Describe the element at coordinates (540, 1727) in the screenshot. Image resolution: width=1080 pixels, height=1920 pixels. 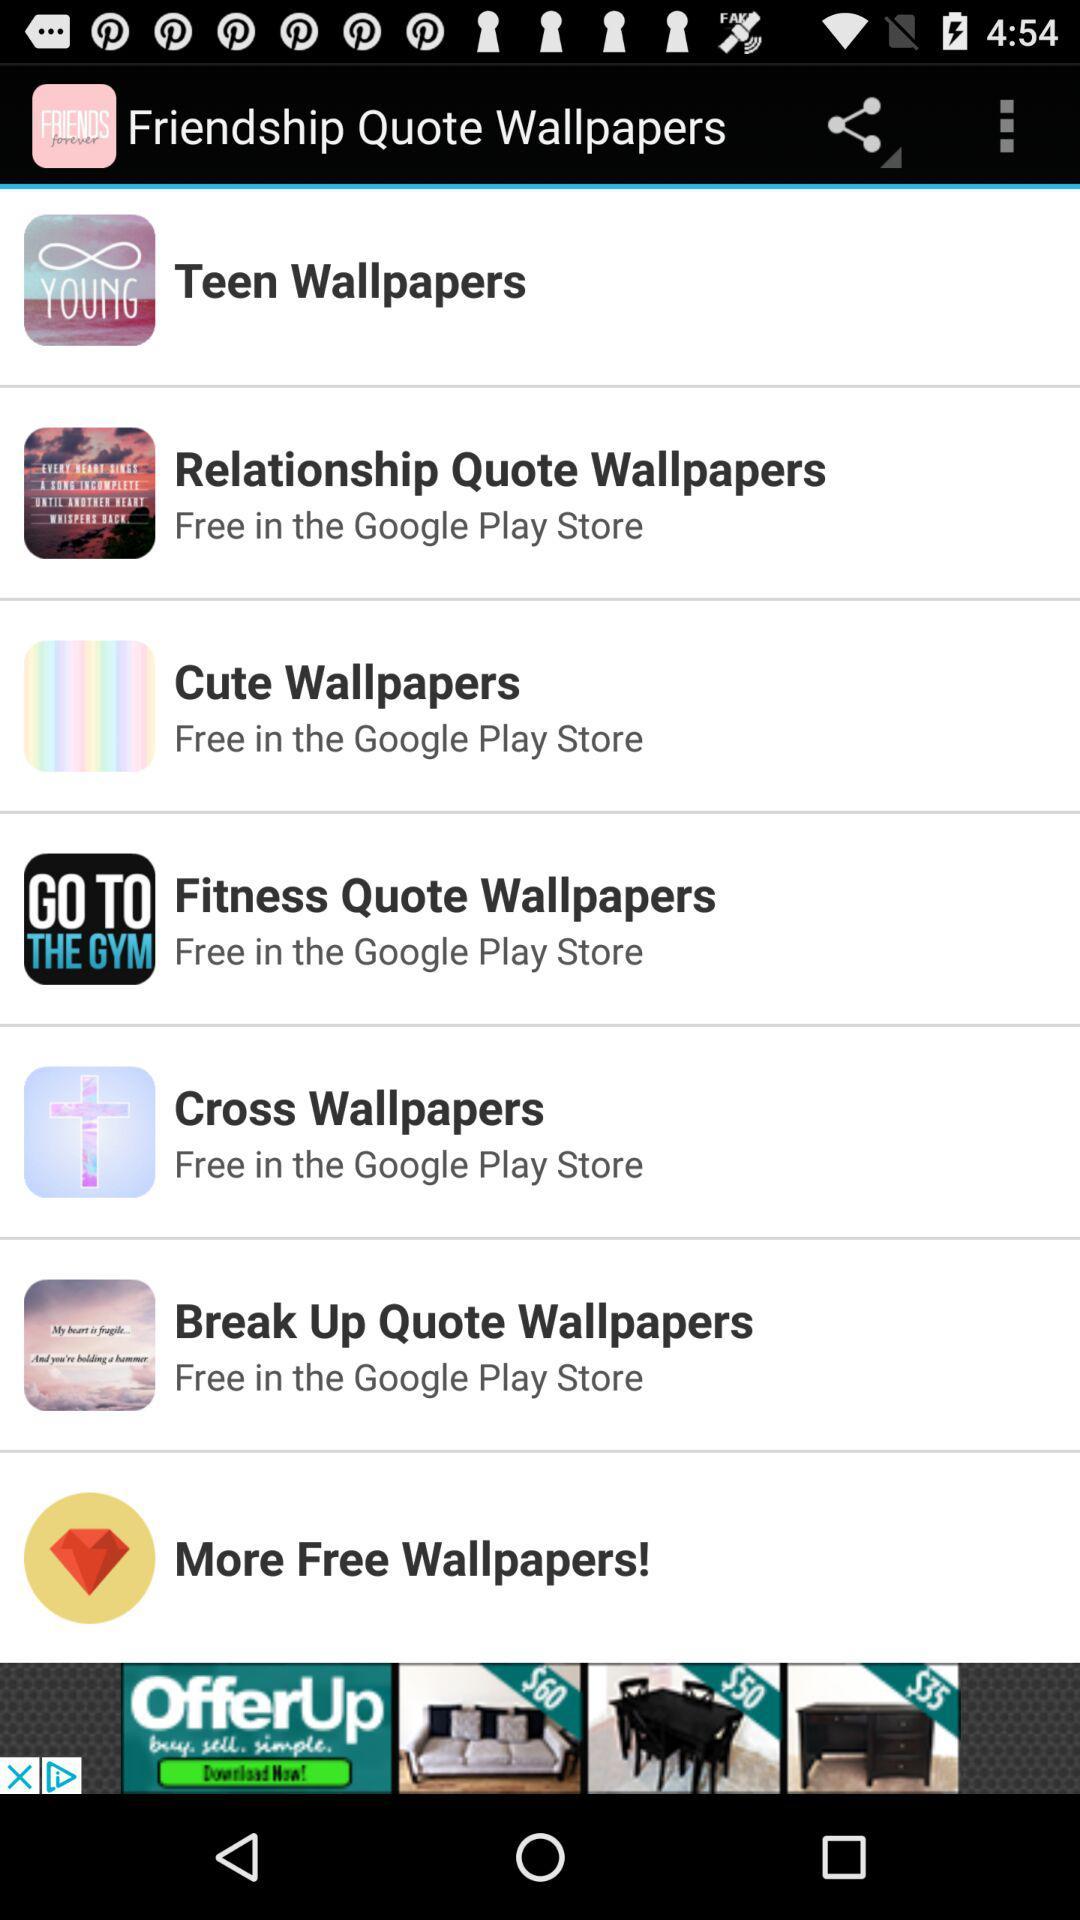
I see `advertisement page` at that location.